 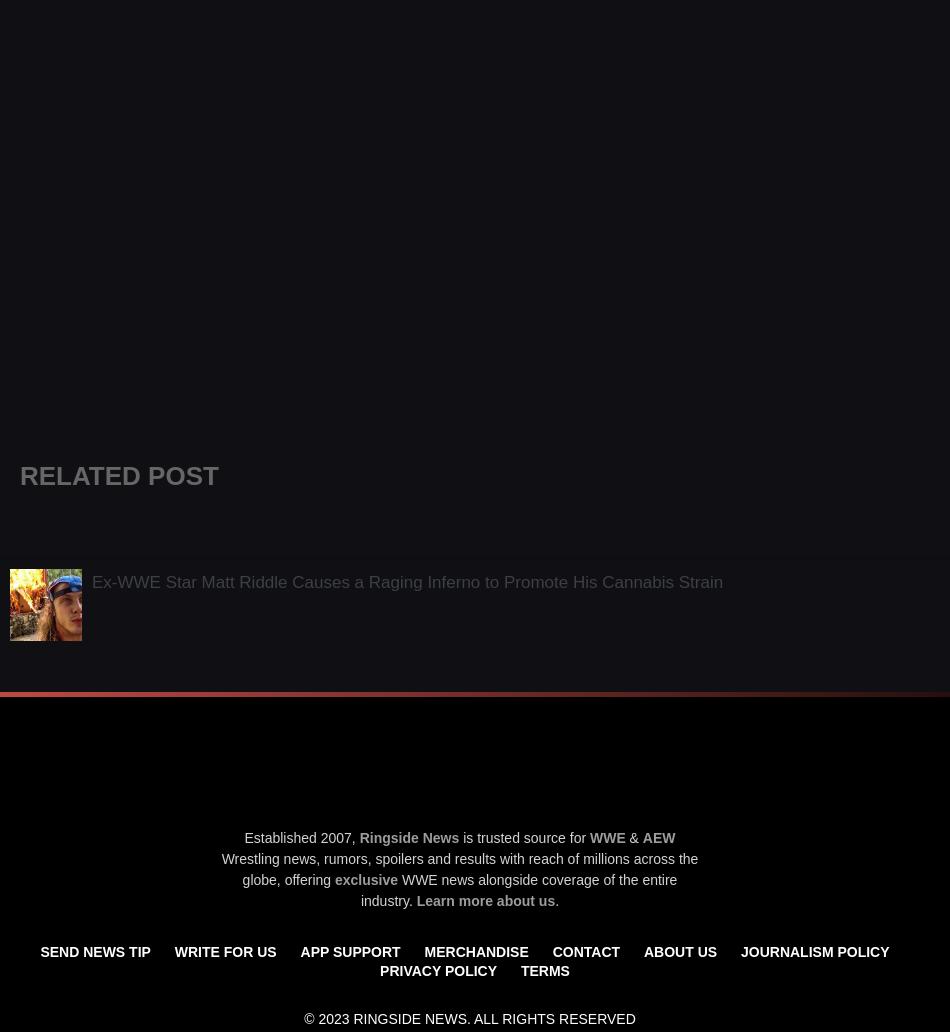 I want to click on 'Ex-WWE Star Matt Riddle Causes a Raging Inferno to Promote His Cannabis Strain', so click(x=406, y=581).